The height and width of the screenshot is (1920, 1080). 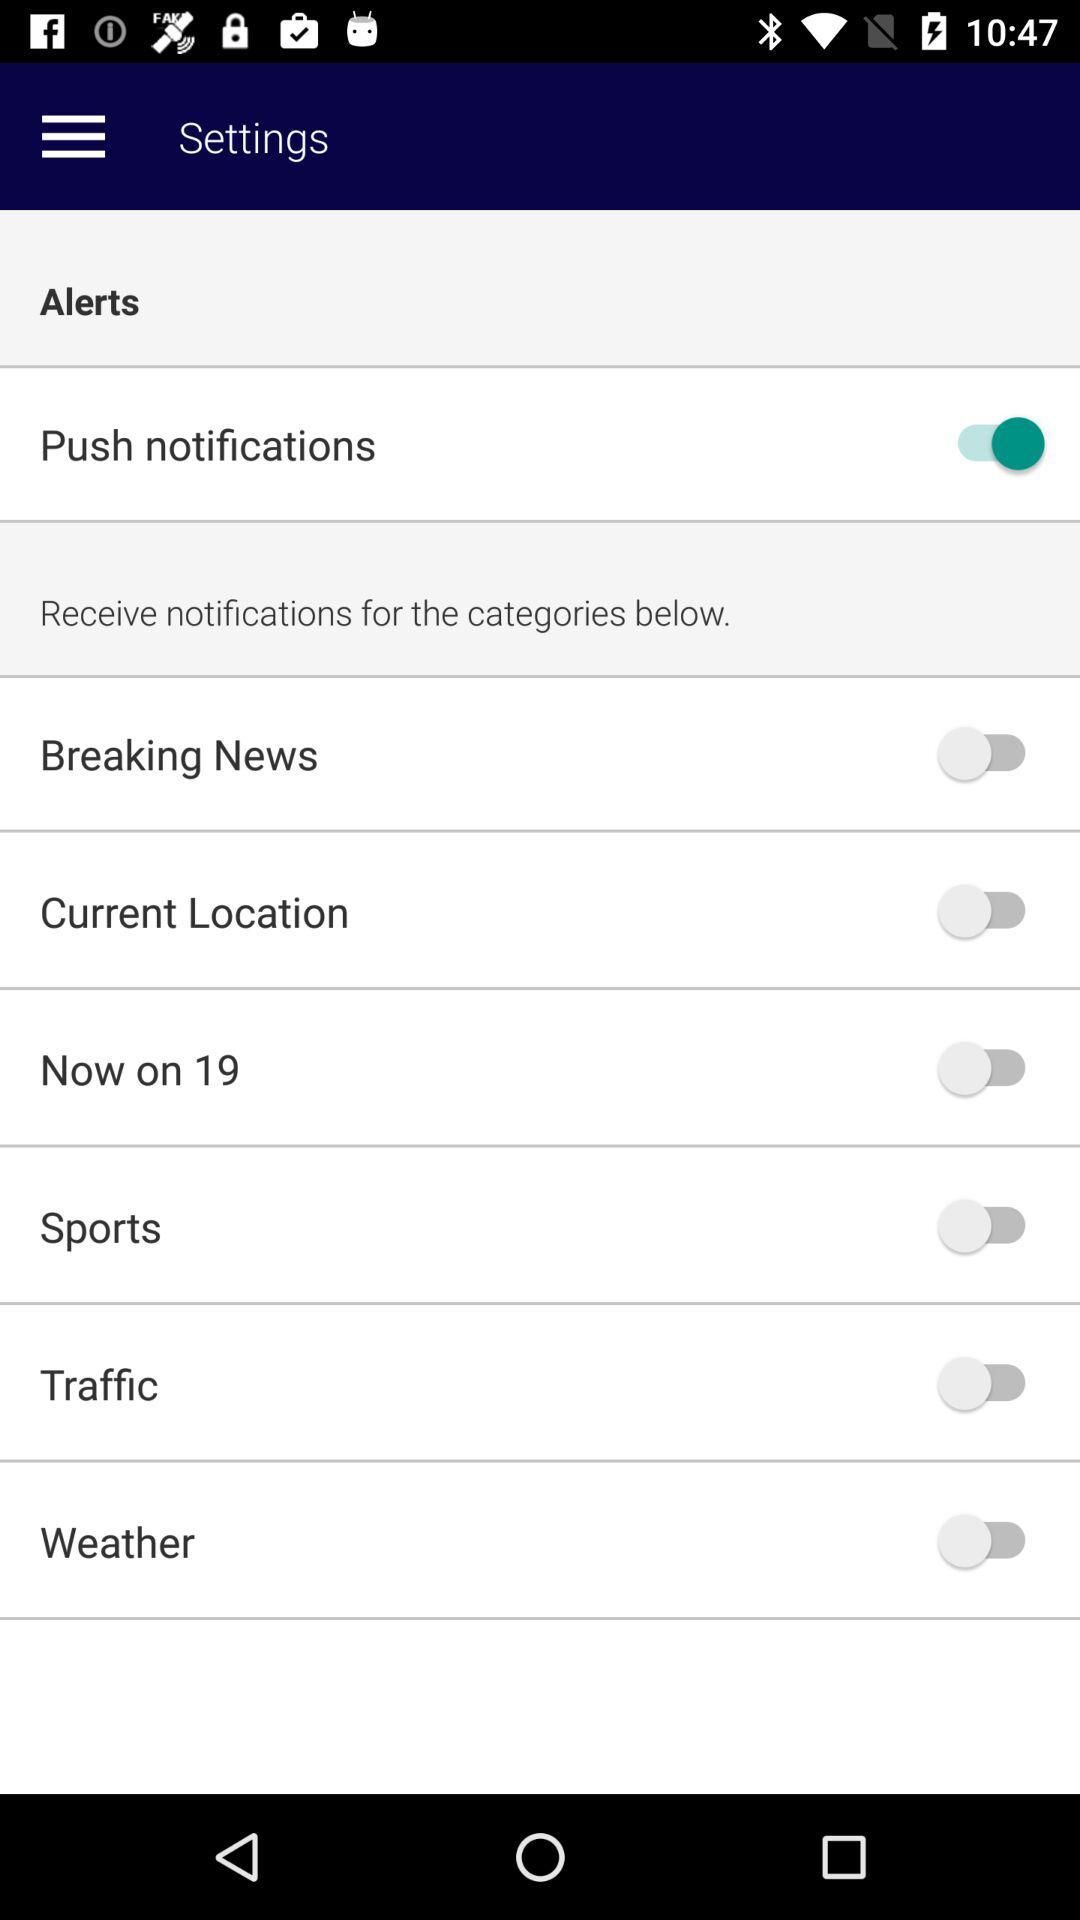 I want to click on on/off button, so click(x=991, y=1067).